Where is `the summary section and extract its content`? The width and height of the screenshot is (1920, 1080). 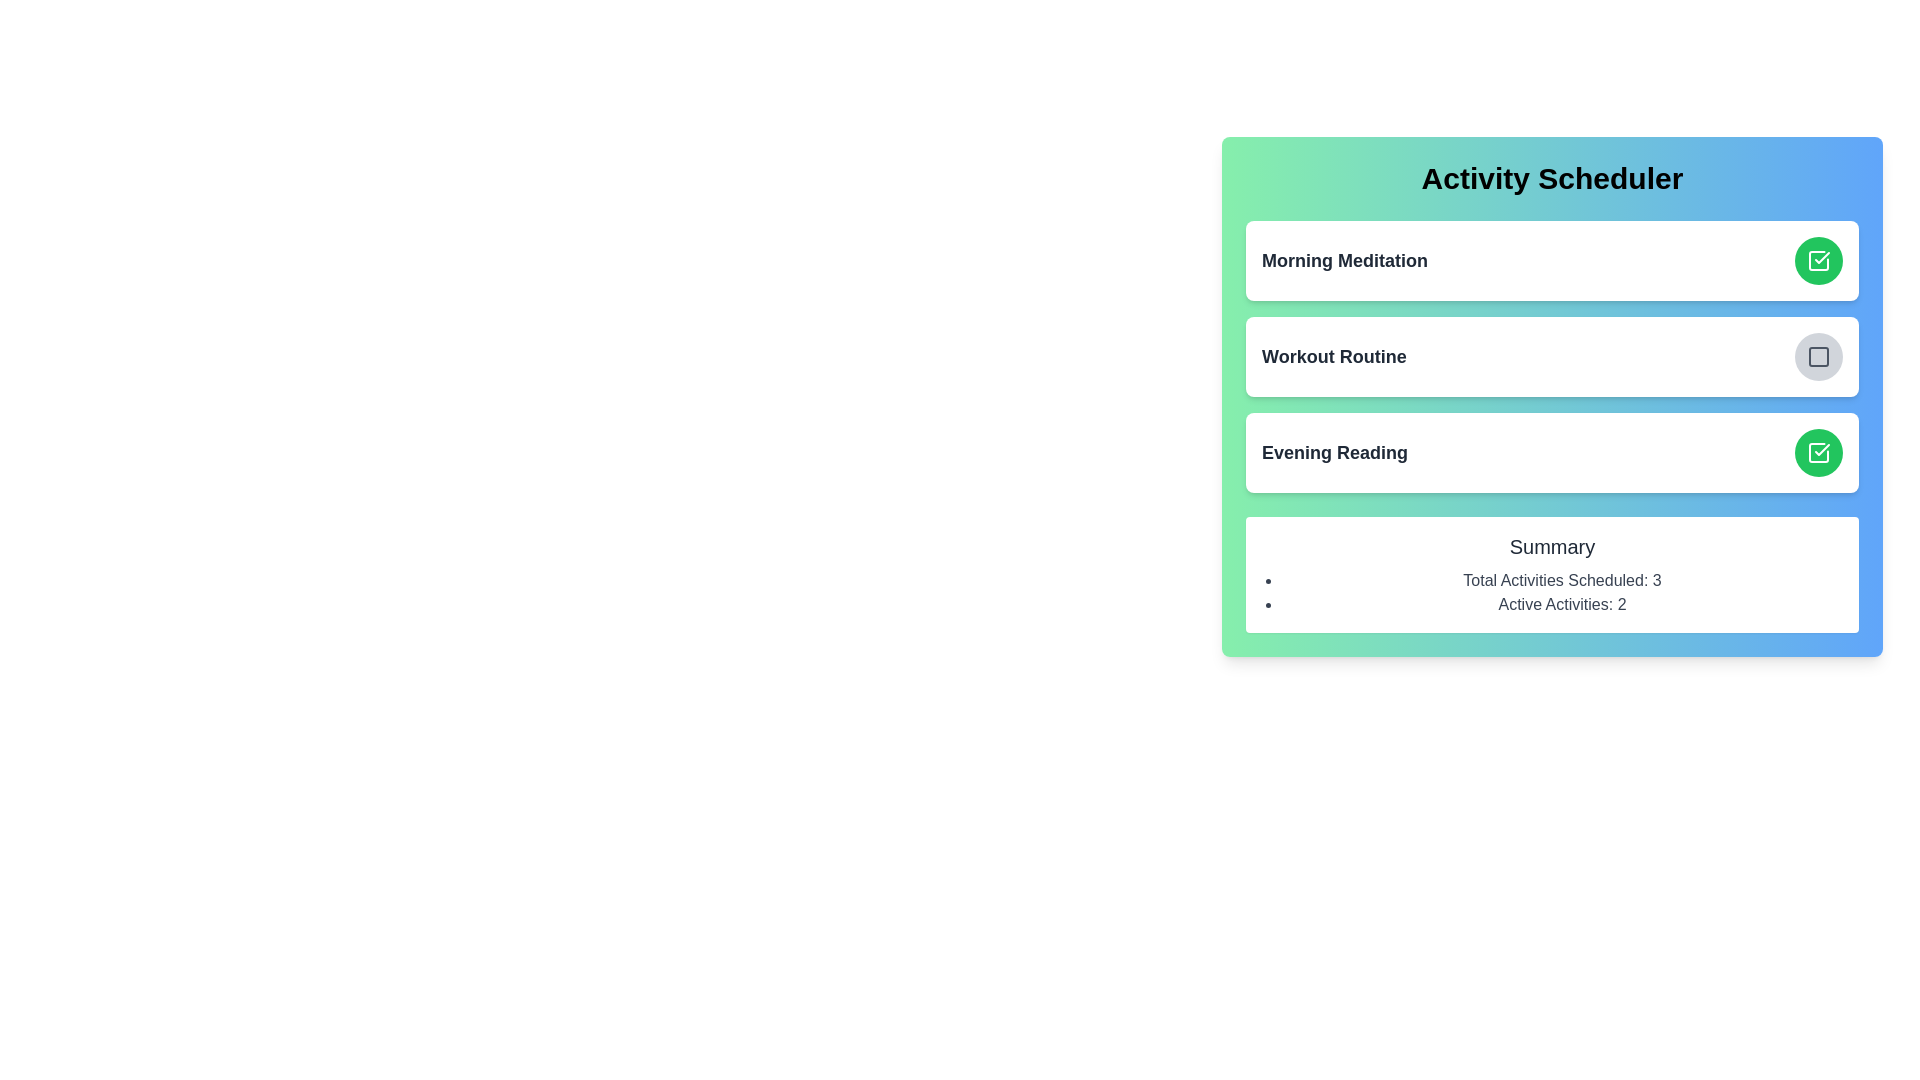 the summary section and extract its content is located at coordinates (1551, 574).